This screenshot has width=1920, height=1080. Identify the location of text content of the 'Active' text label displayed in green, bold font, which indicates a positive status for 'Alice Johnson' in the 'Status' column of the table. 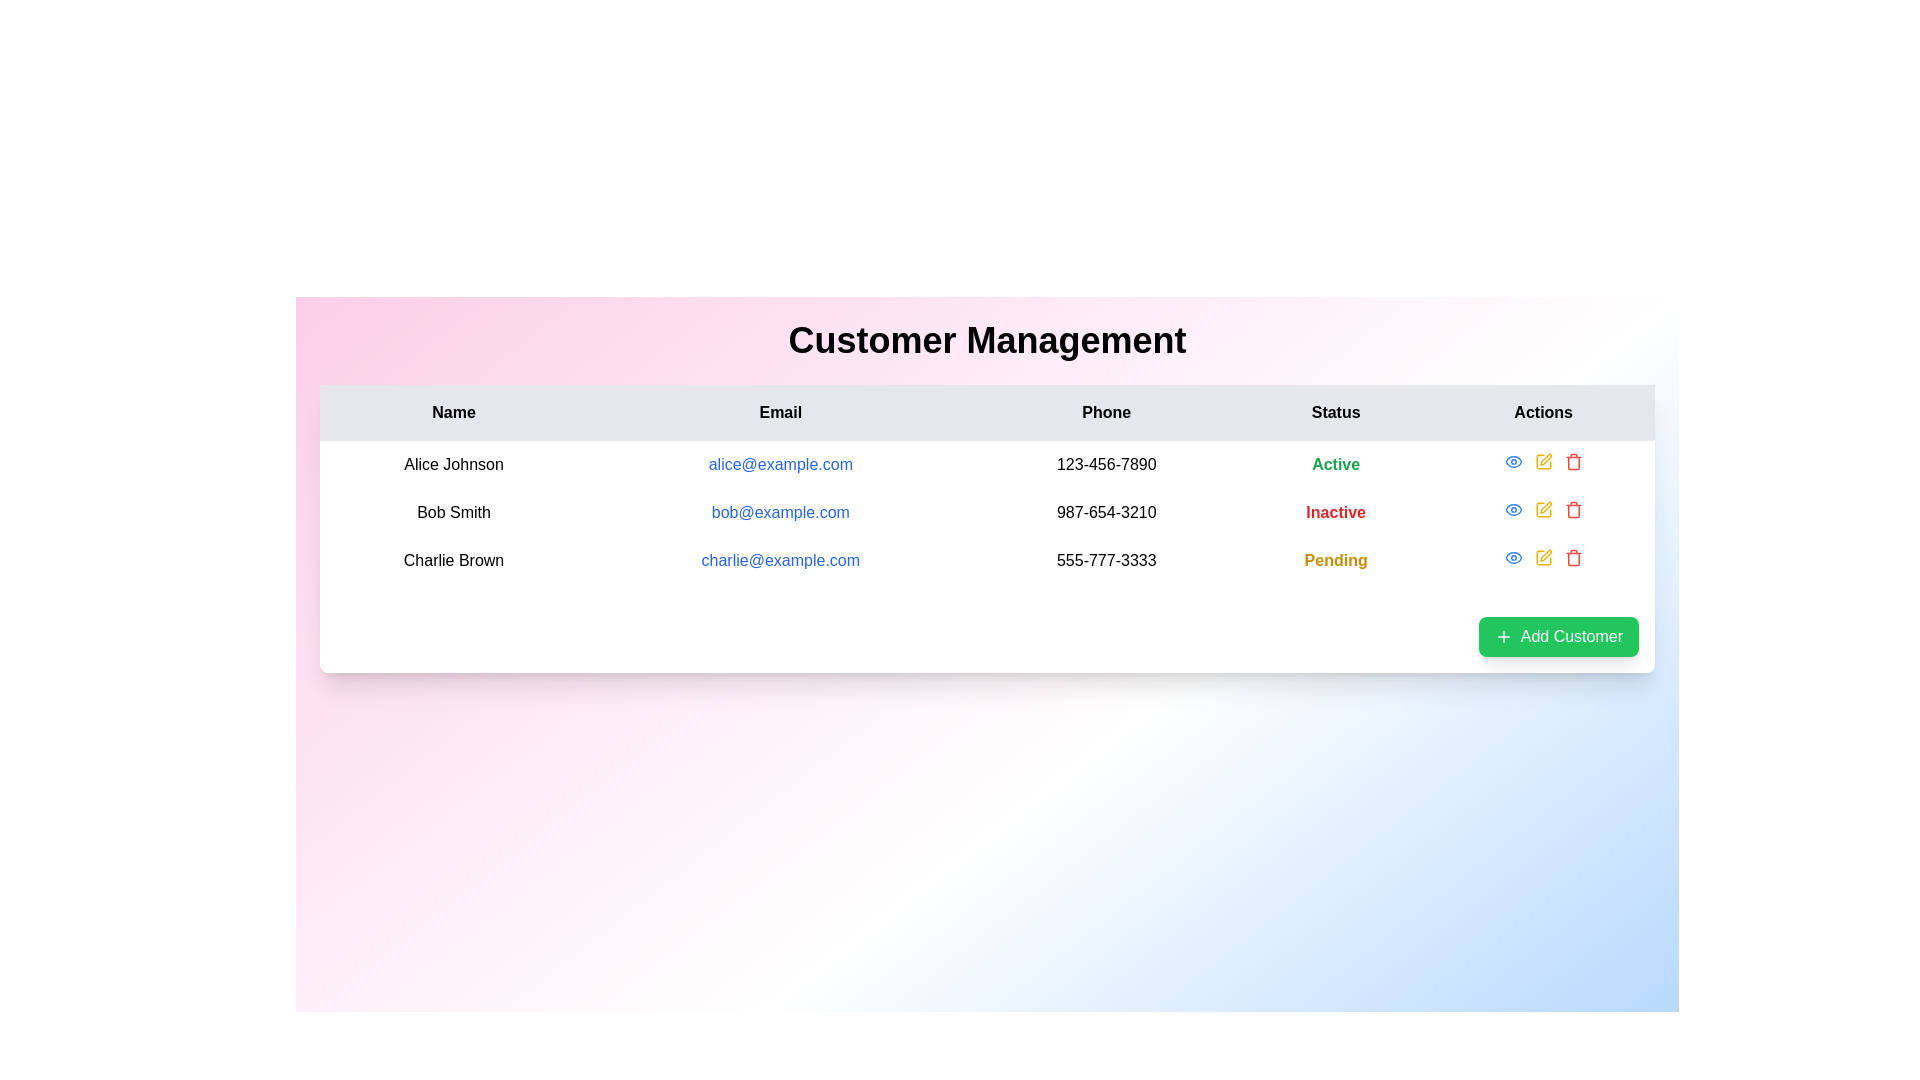
(1336, 465).